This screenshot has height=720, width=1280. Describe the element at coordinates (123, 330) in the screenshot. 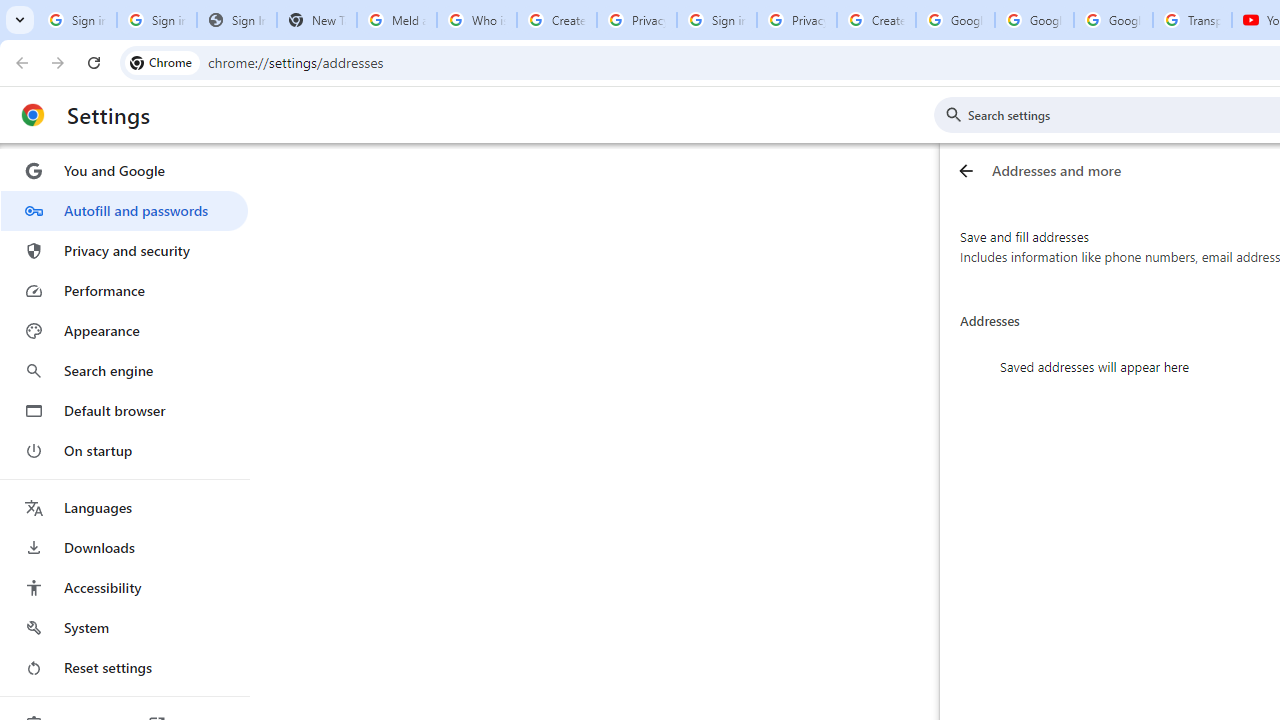

I see `'Appearance'` at that location.